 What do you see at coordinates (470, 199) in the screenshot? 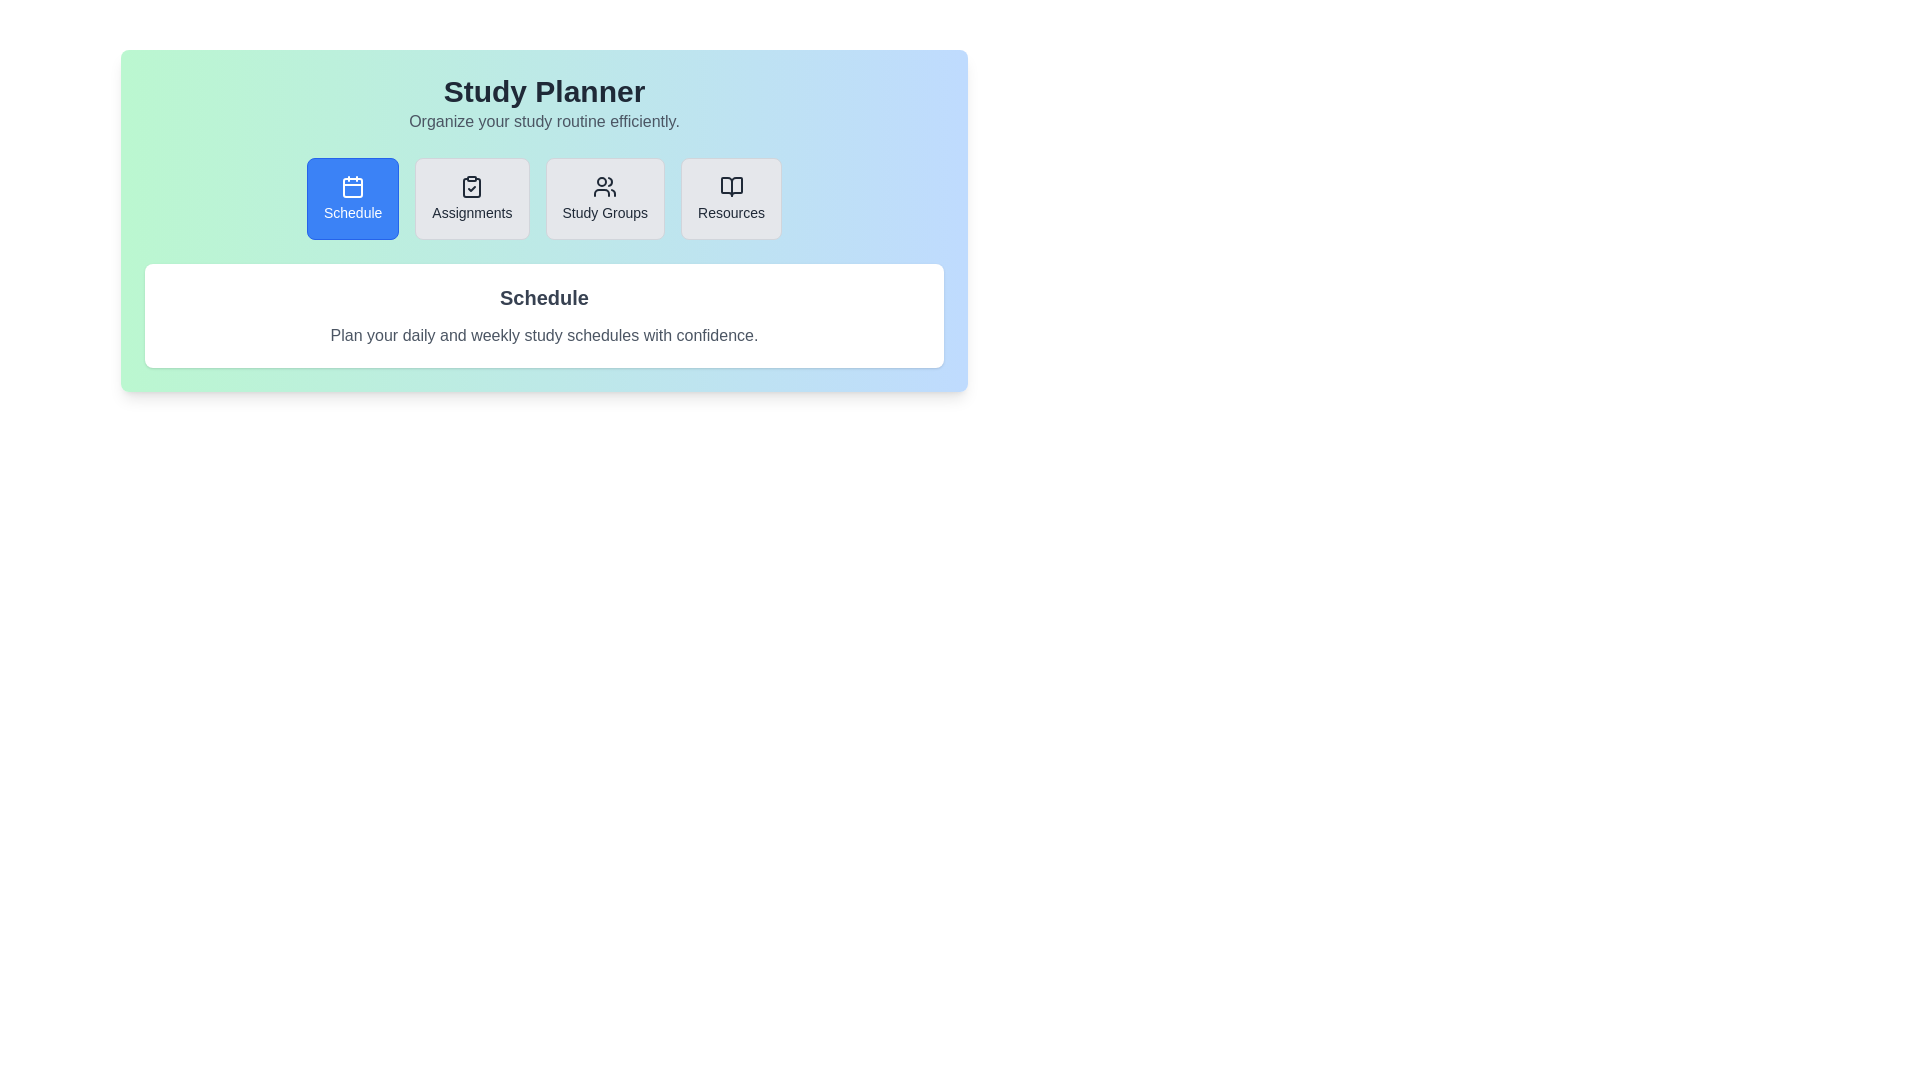
I see `the tab titled Assignments` at bounding box center [470, 199].